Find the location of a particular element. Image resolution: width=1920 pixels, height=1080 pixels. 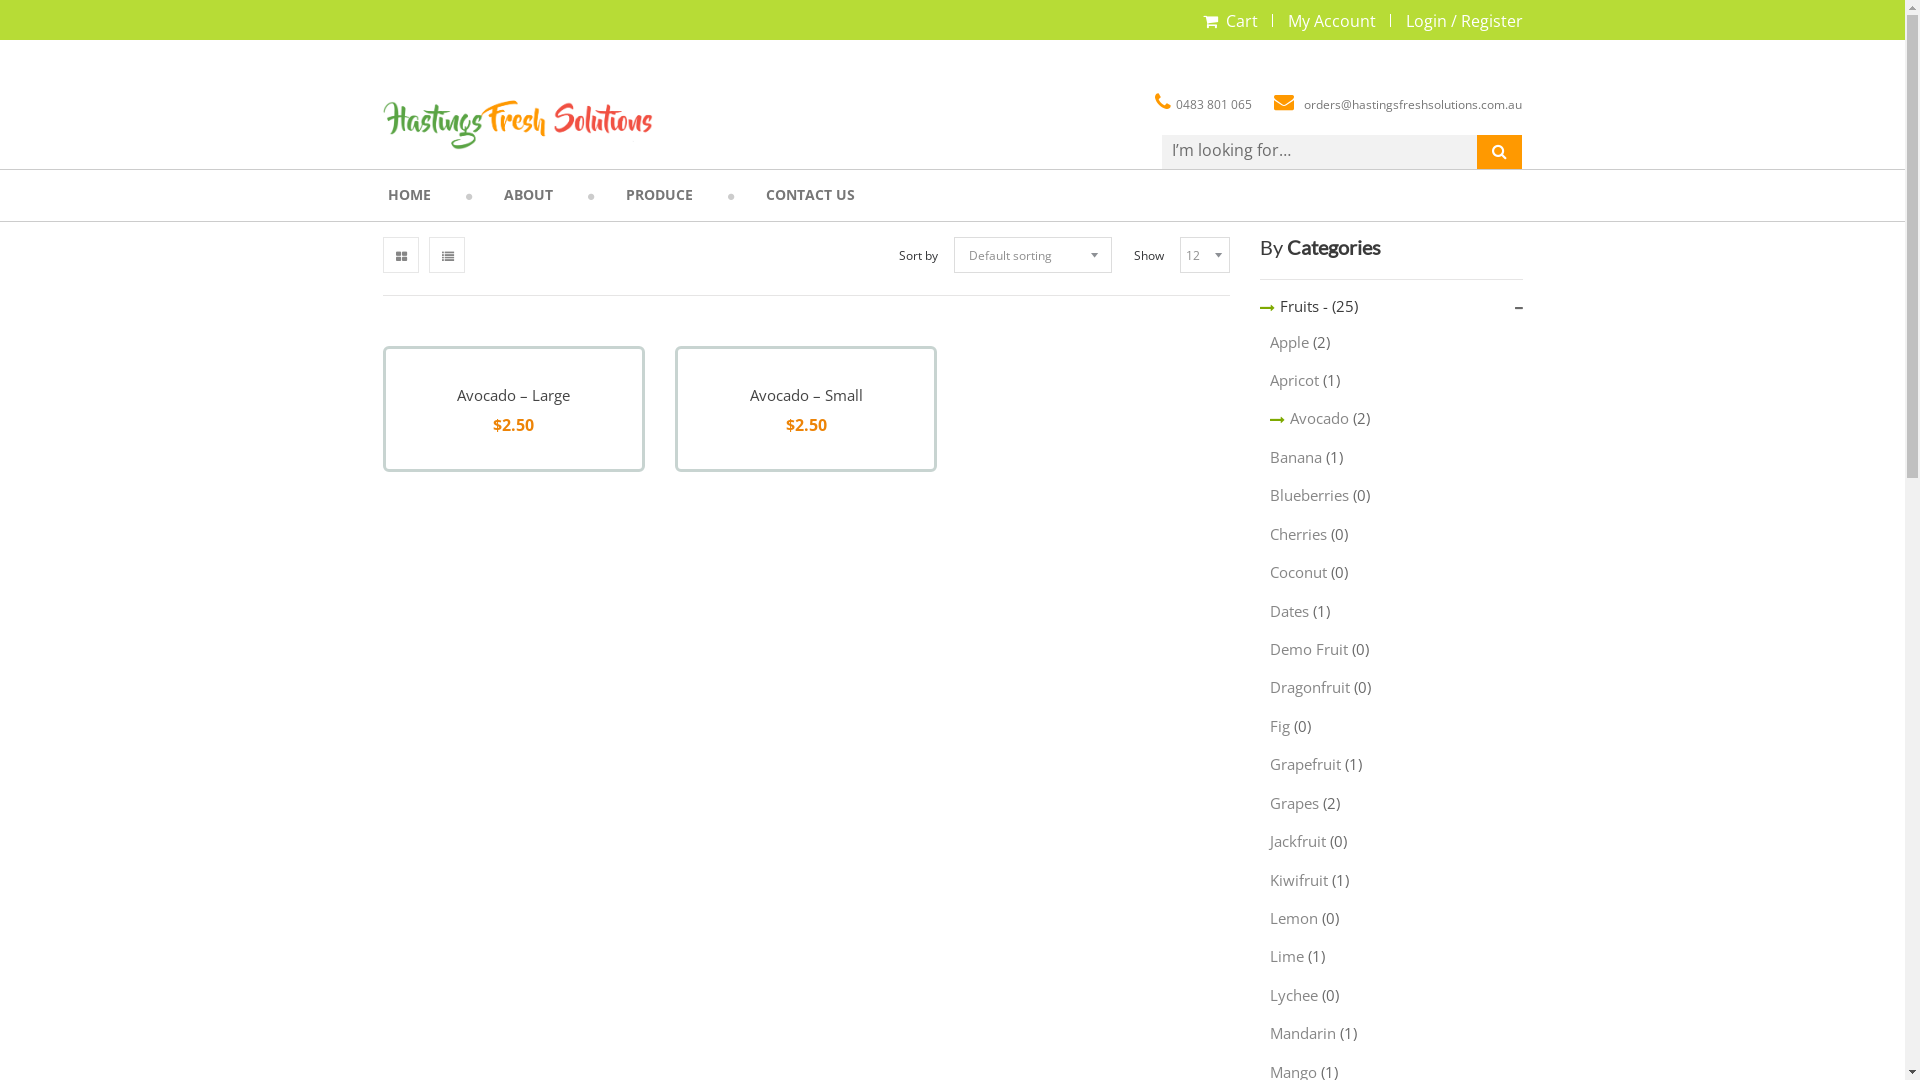

'HOME' is located at coordinates (407, 195).